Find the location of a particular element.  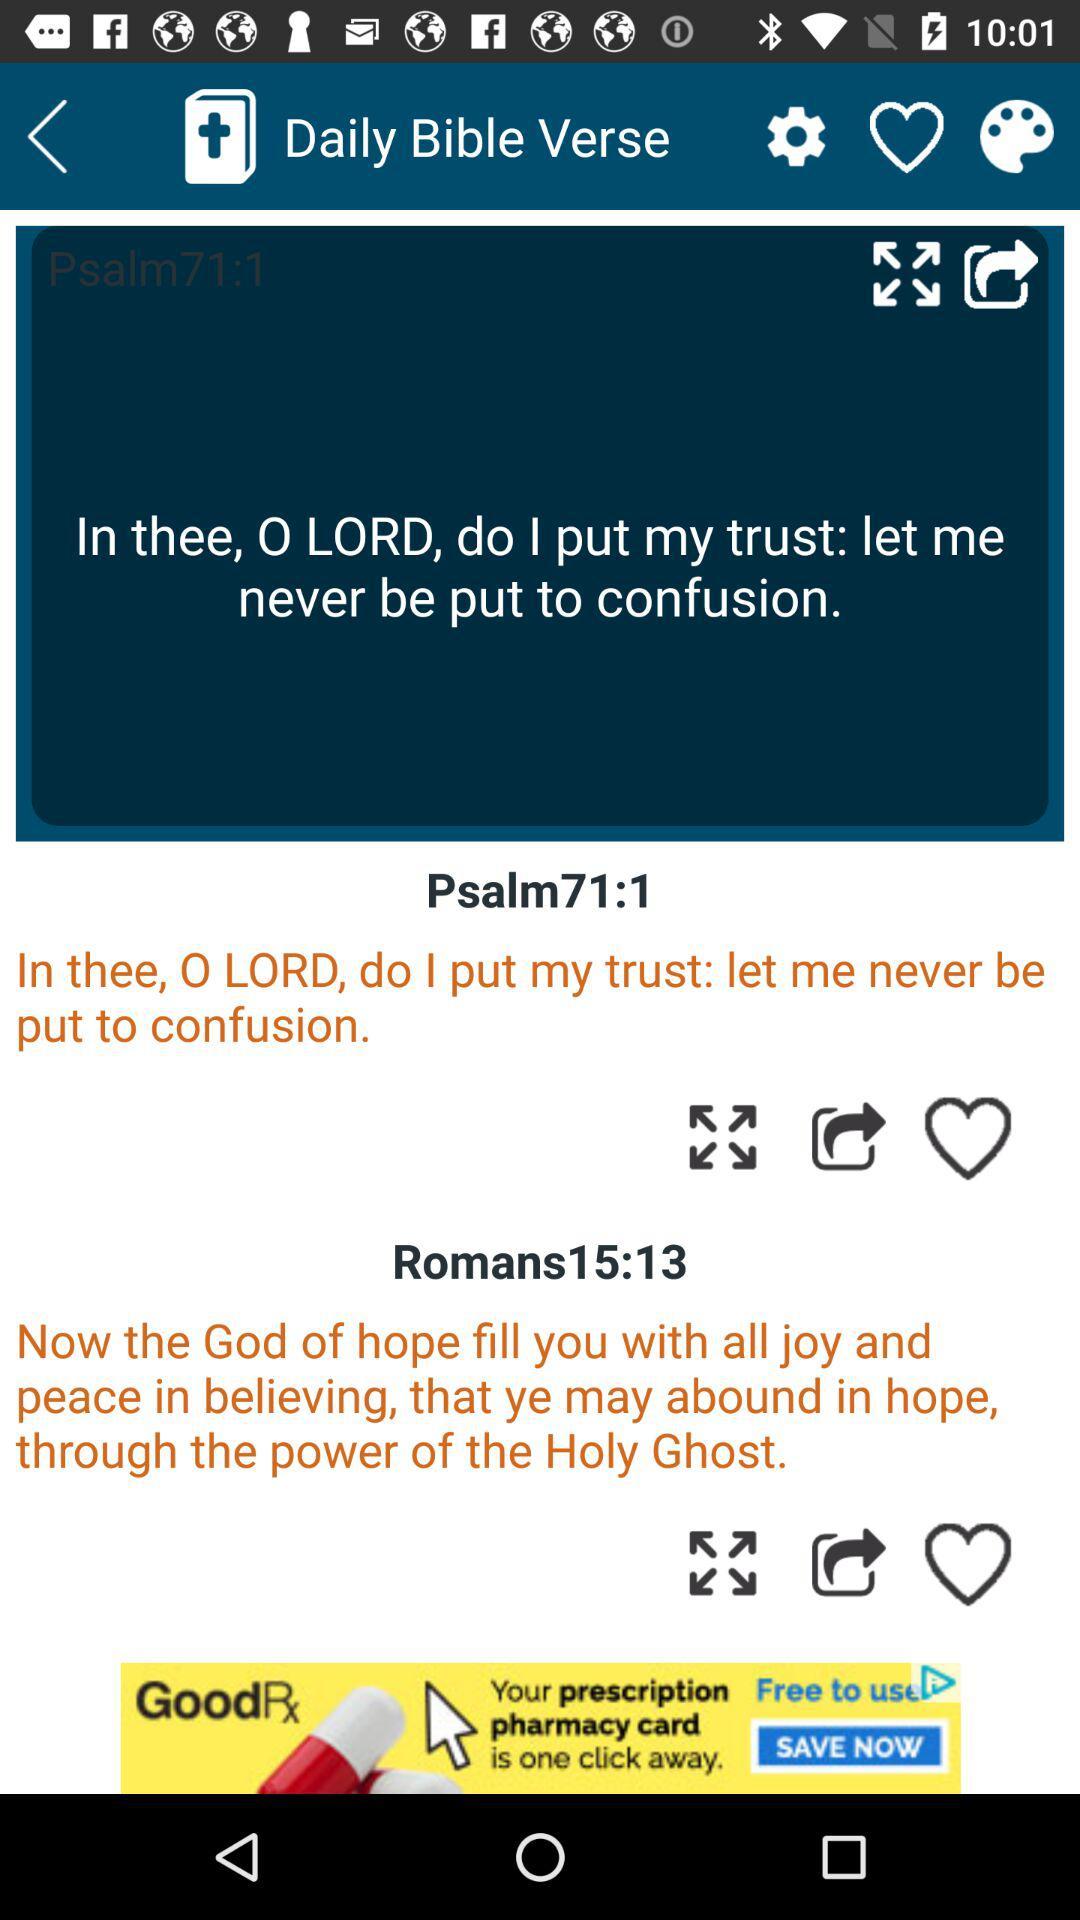

share button is located at coordinates (848, 1136).